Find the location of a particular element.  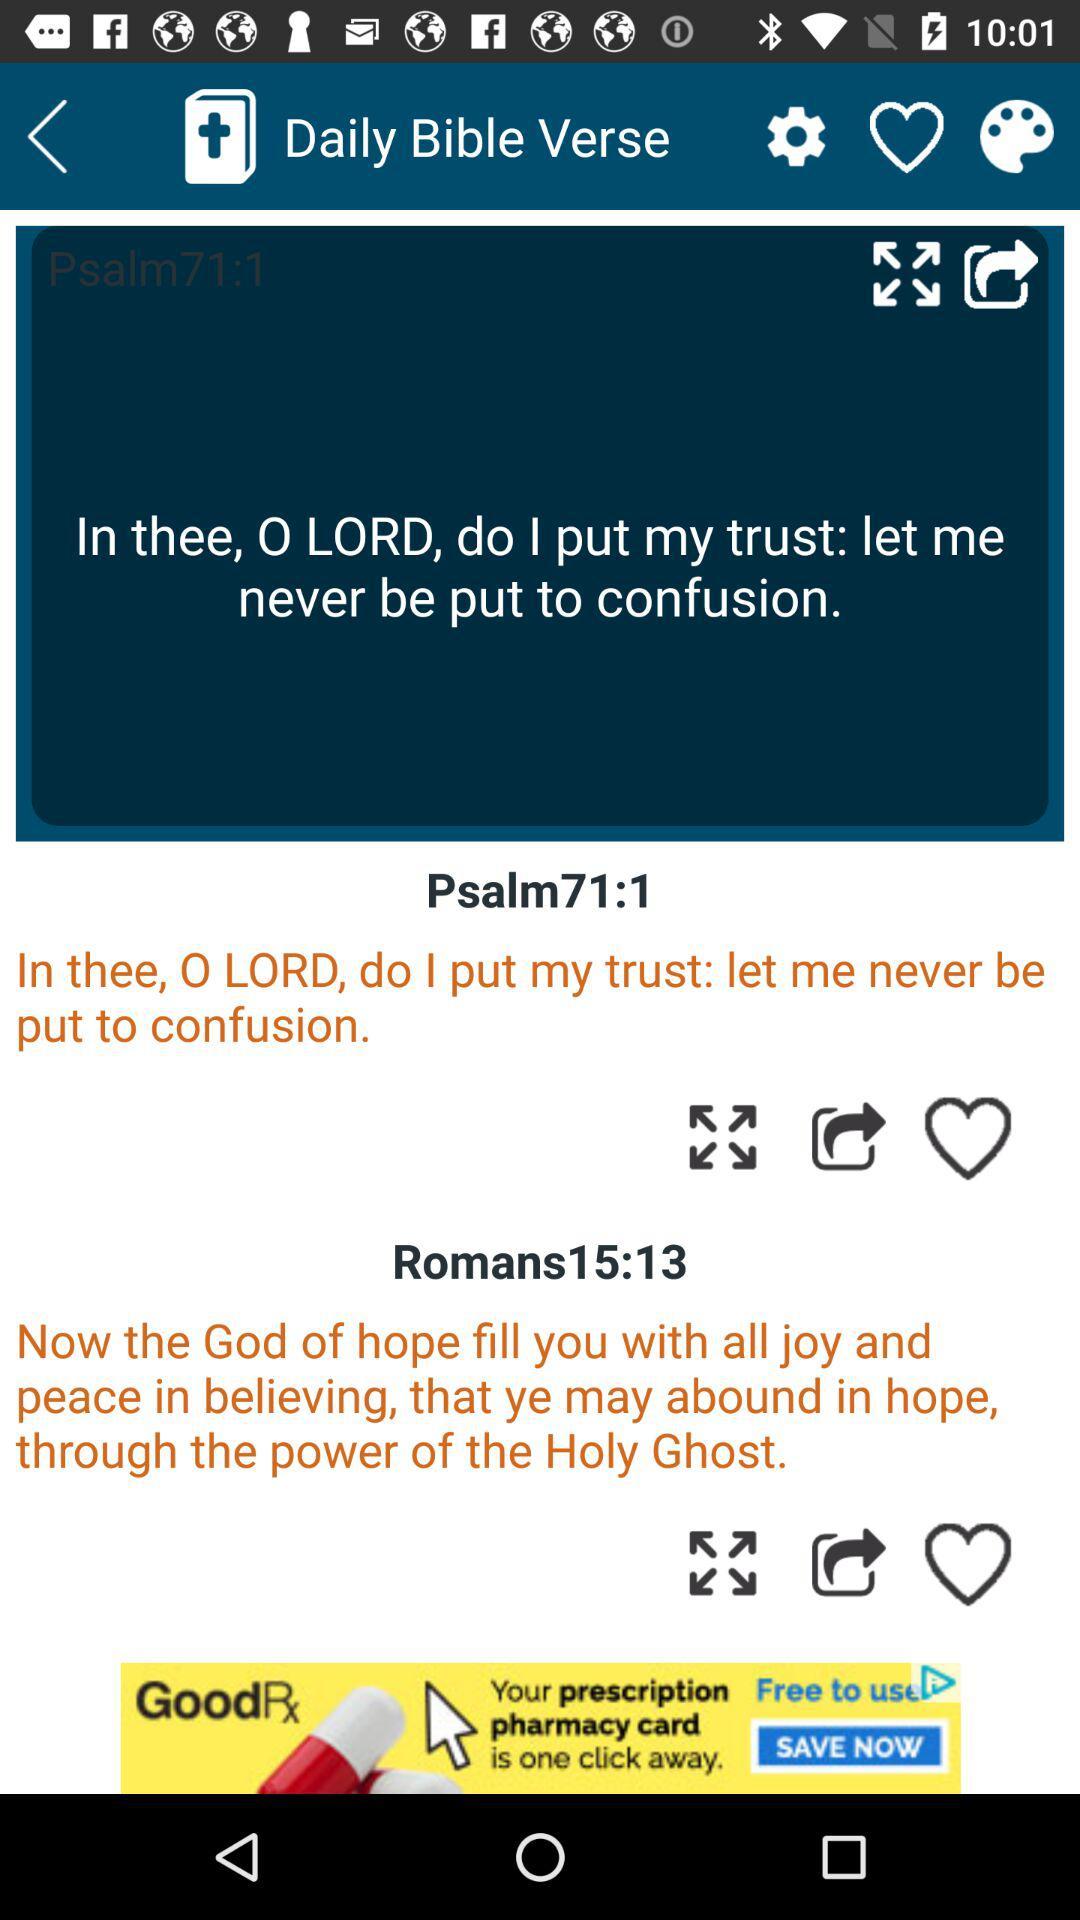

share button is located at coordinates (848, 1136).